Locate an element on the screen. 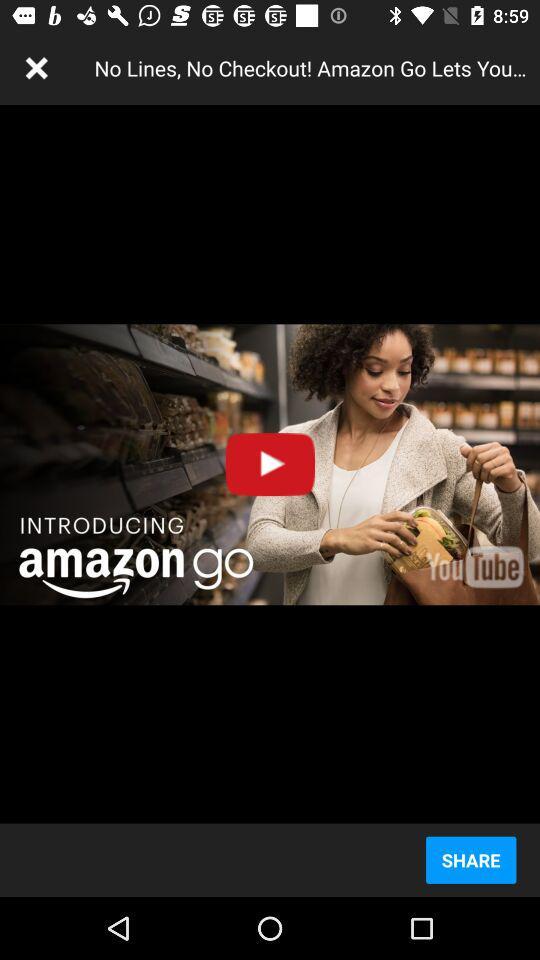 The height and width of the screenshot is (960, 540). the item at the top left corner is located at coordinates (36, 68).